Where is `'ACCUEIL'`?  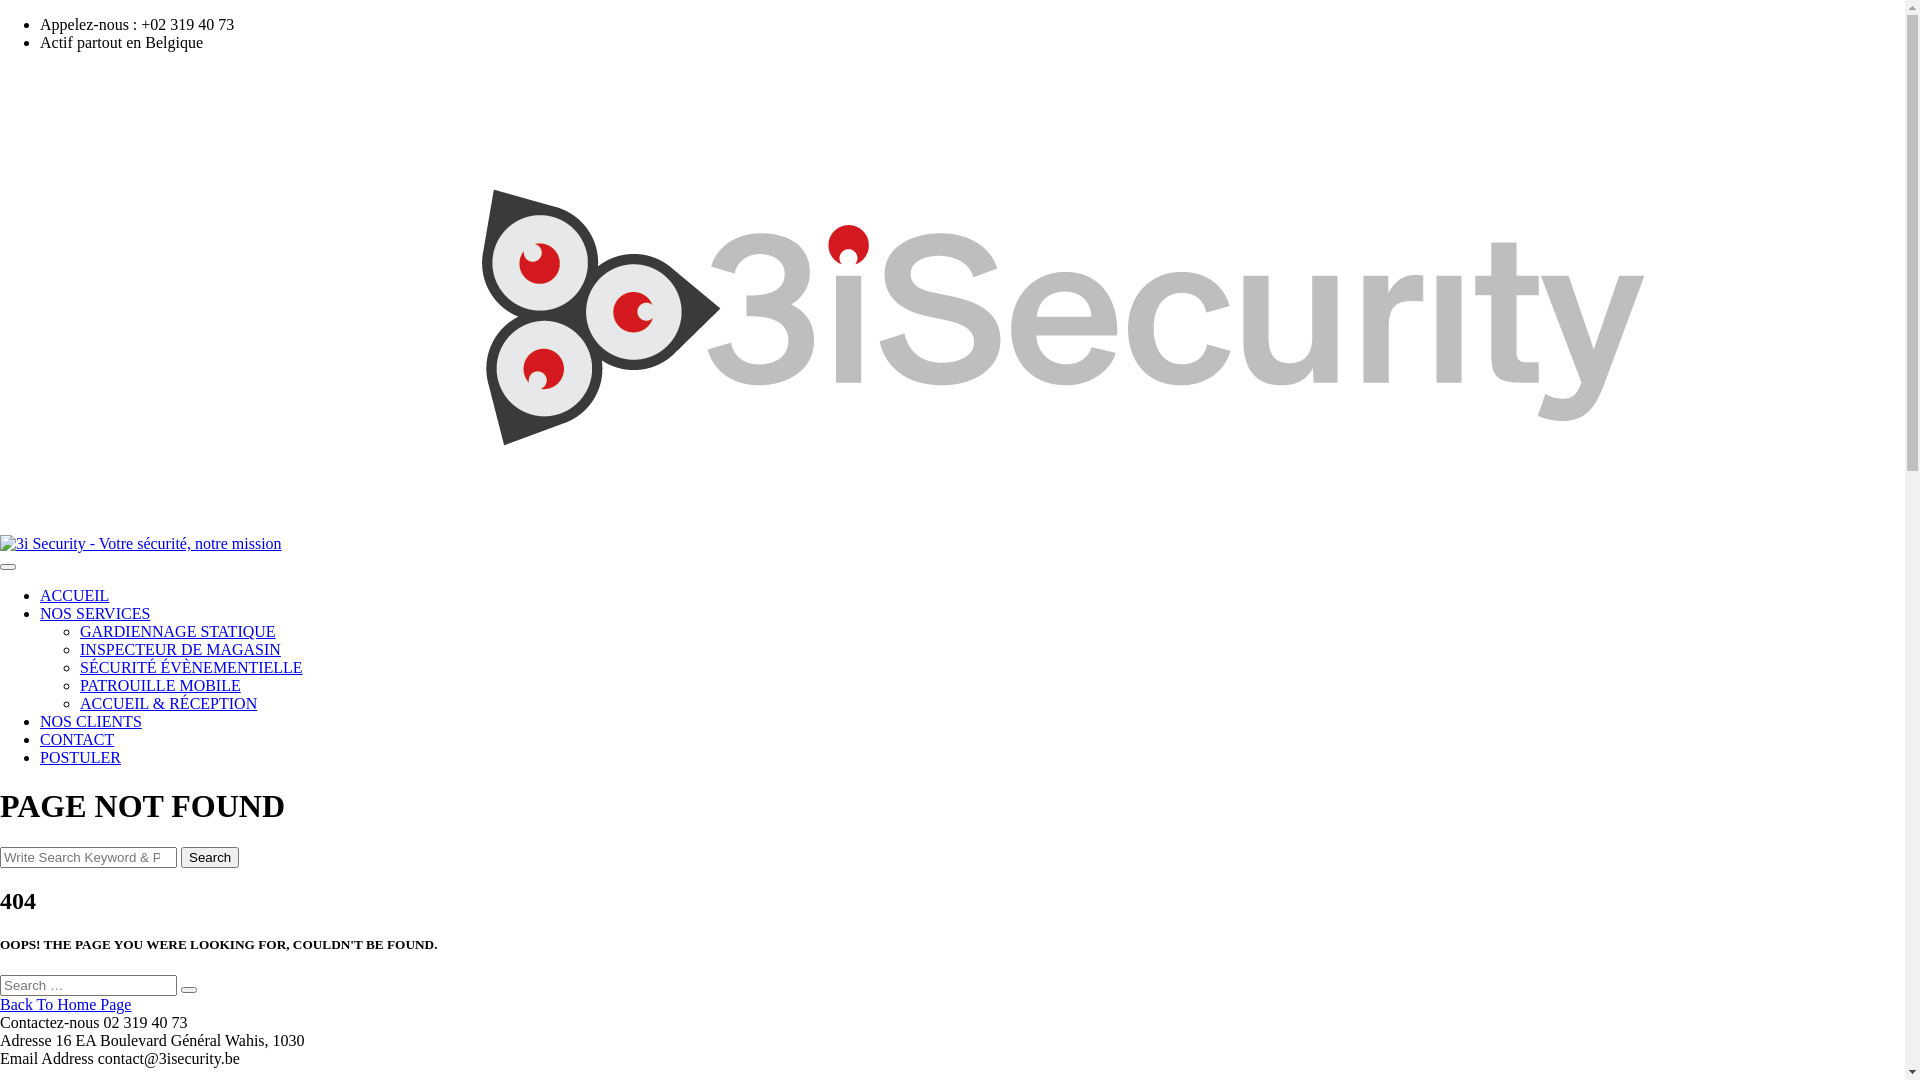
'ACCUEIL' is located at coordinates (74, 594).